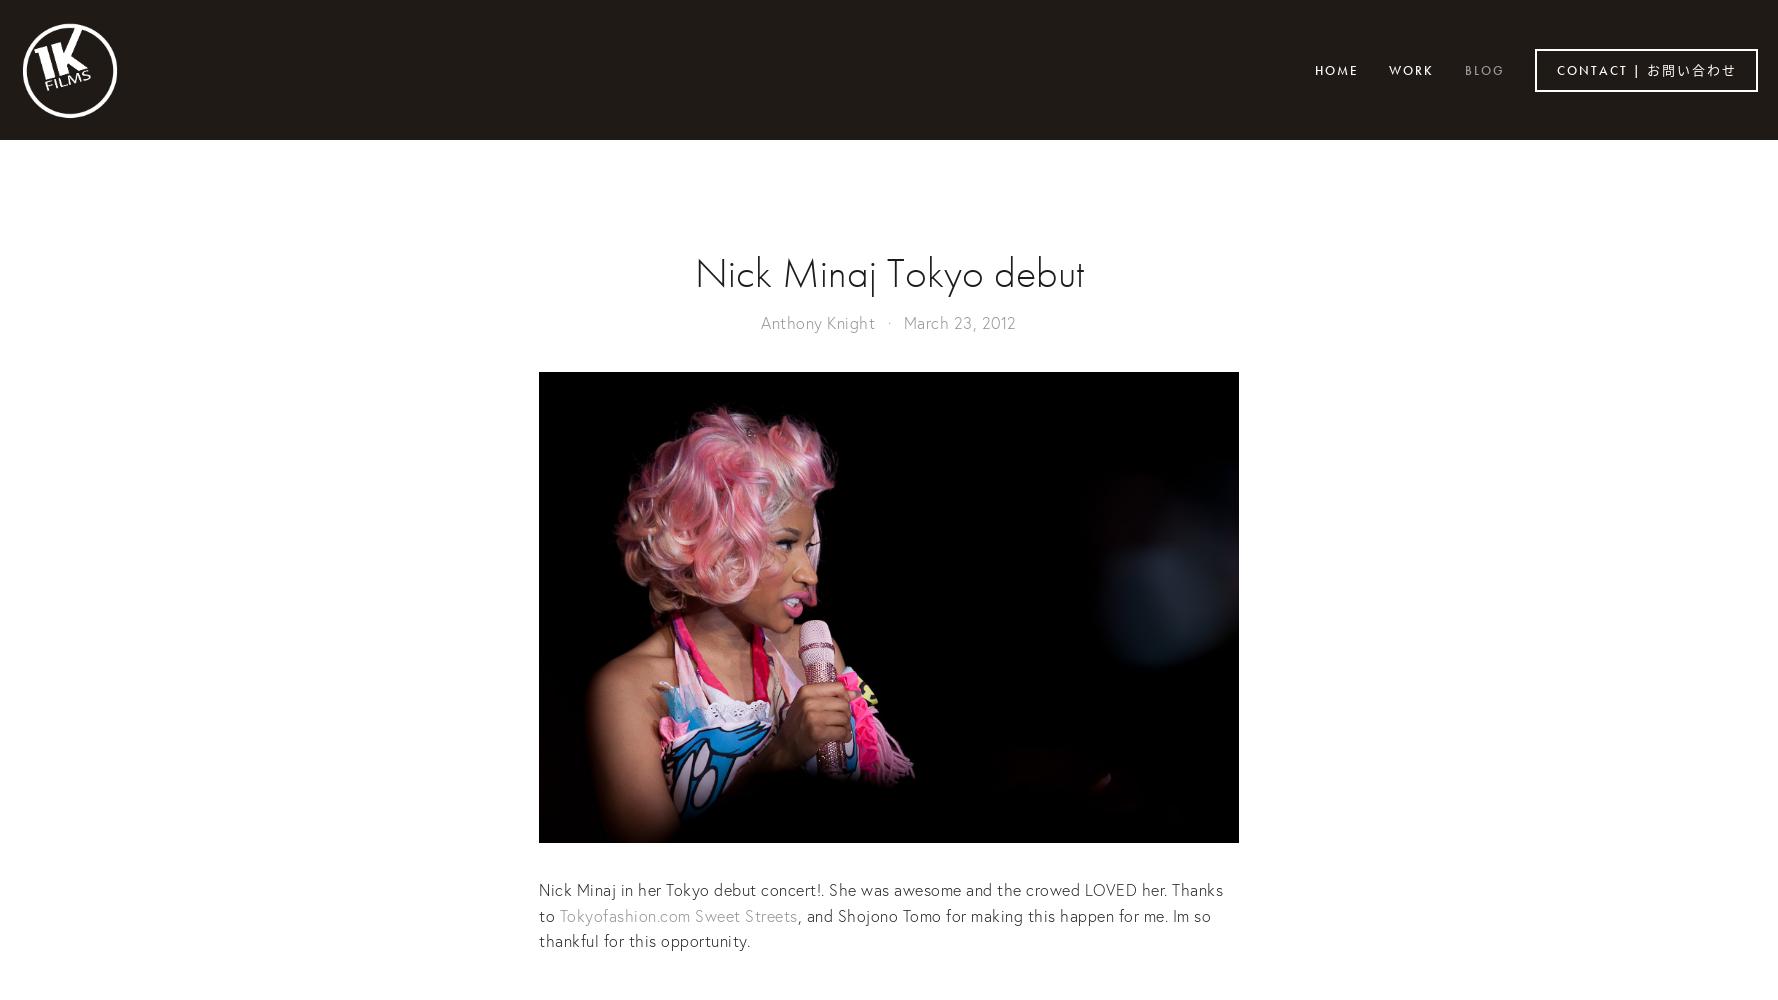  Describe the element at coordinates (879, 902) in the screenshot. I see `'Nick Minaj in her Tokyo debut concert!. She was awesome and the crowed LOVED her. Thanks to'` at that location.